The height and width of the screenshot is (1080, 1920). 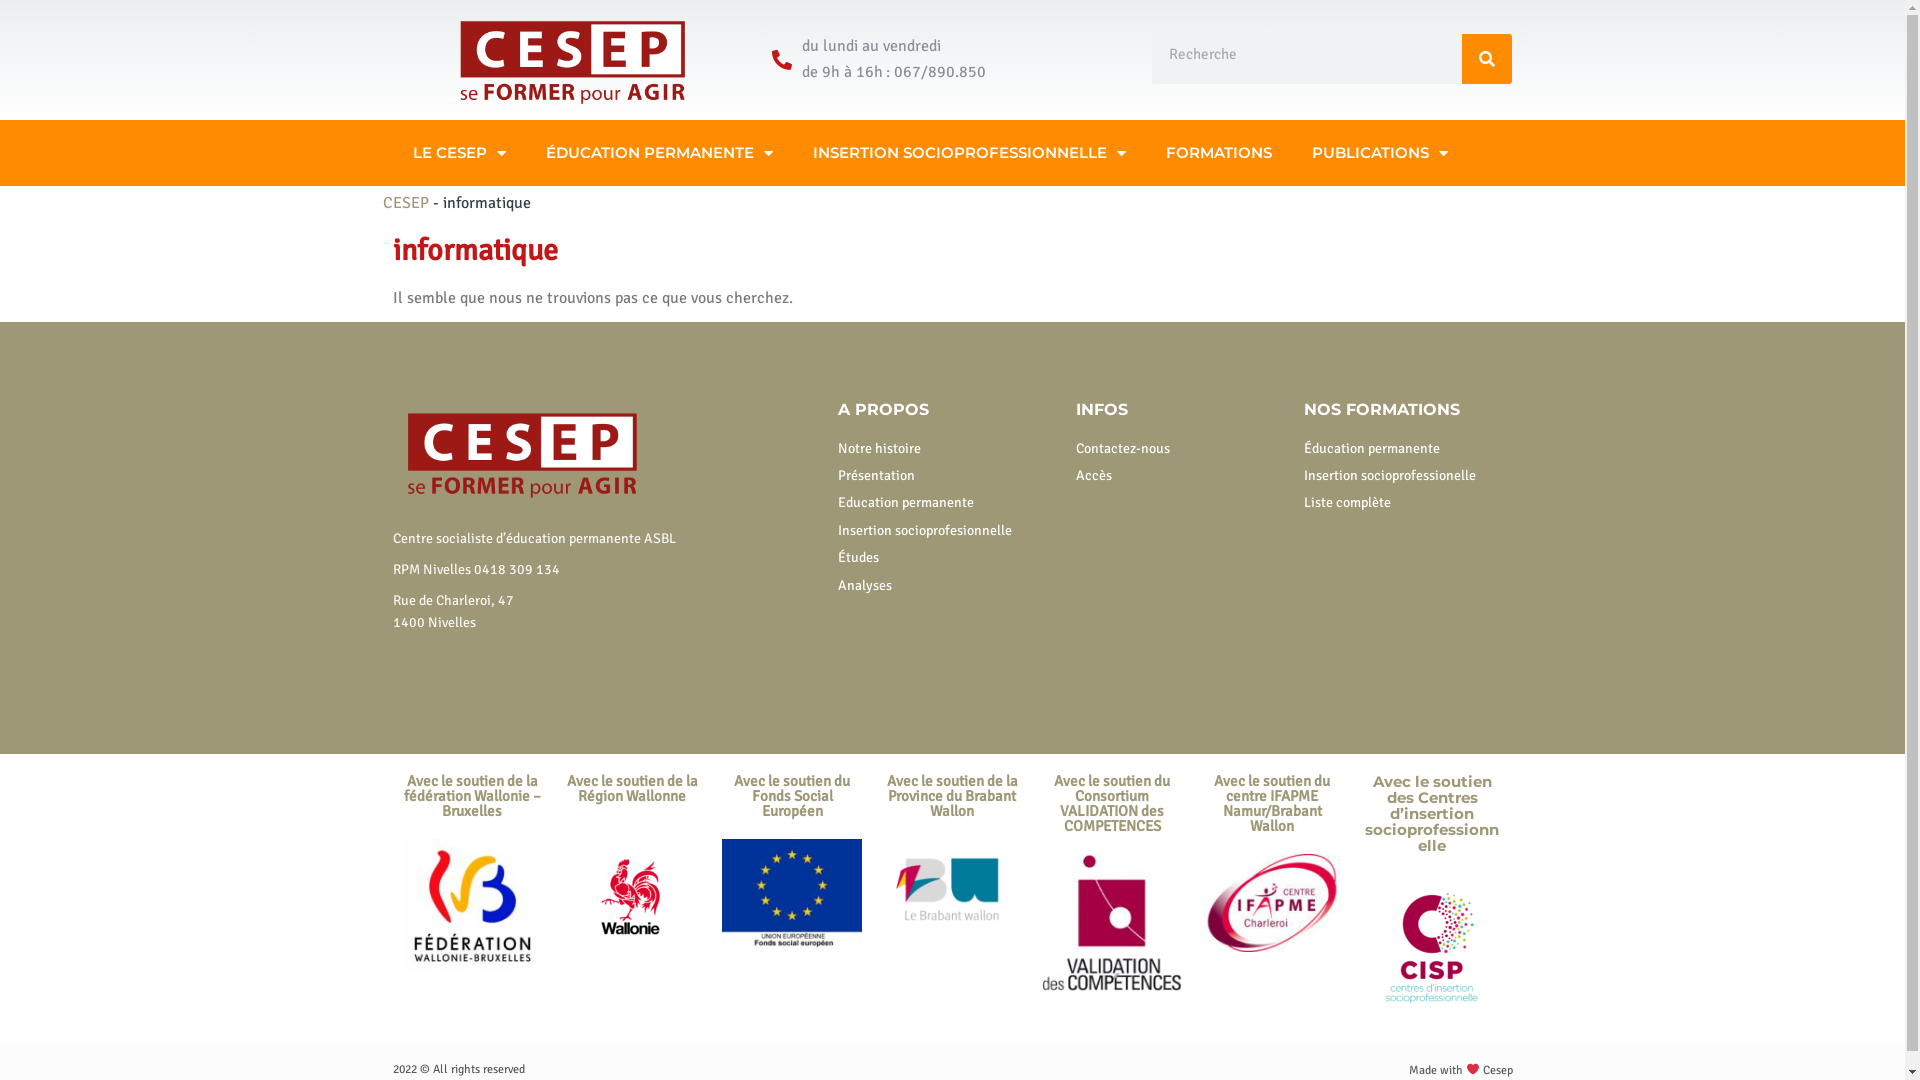 I want to click on 'Contactez-nous', so click(x=1180, y=447).